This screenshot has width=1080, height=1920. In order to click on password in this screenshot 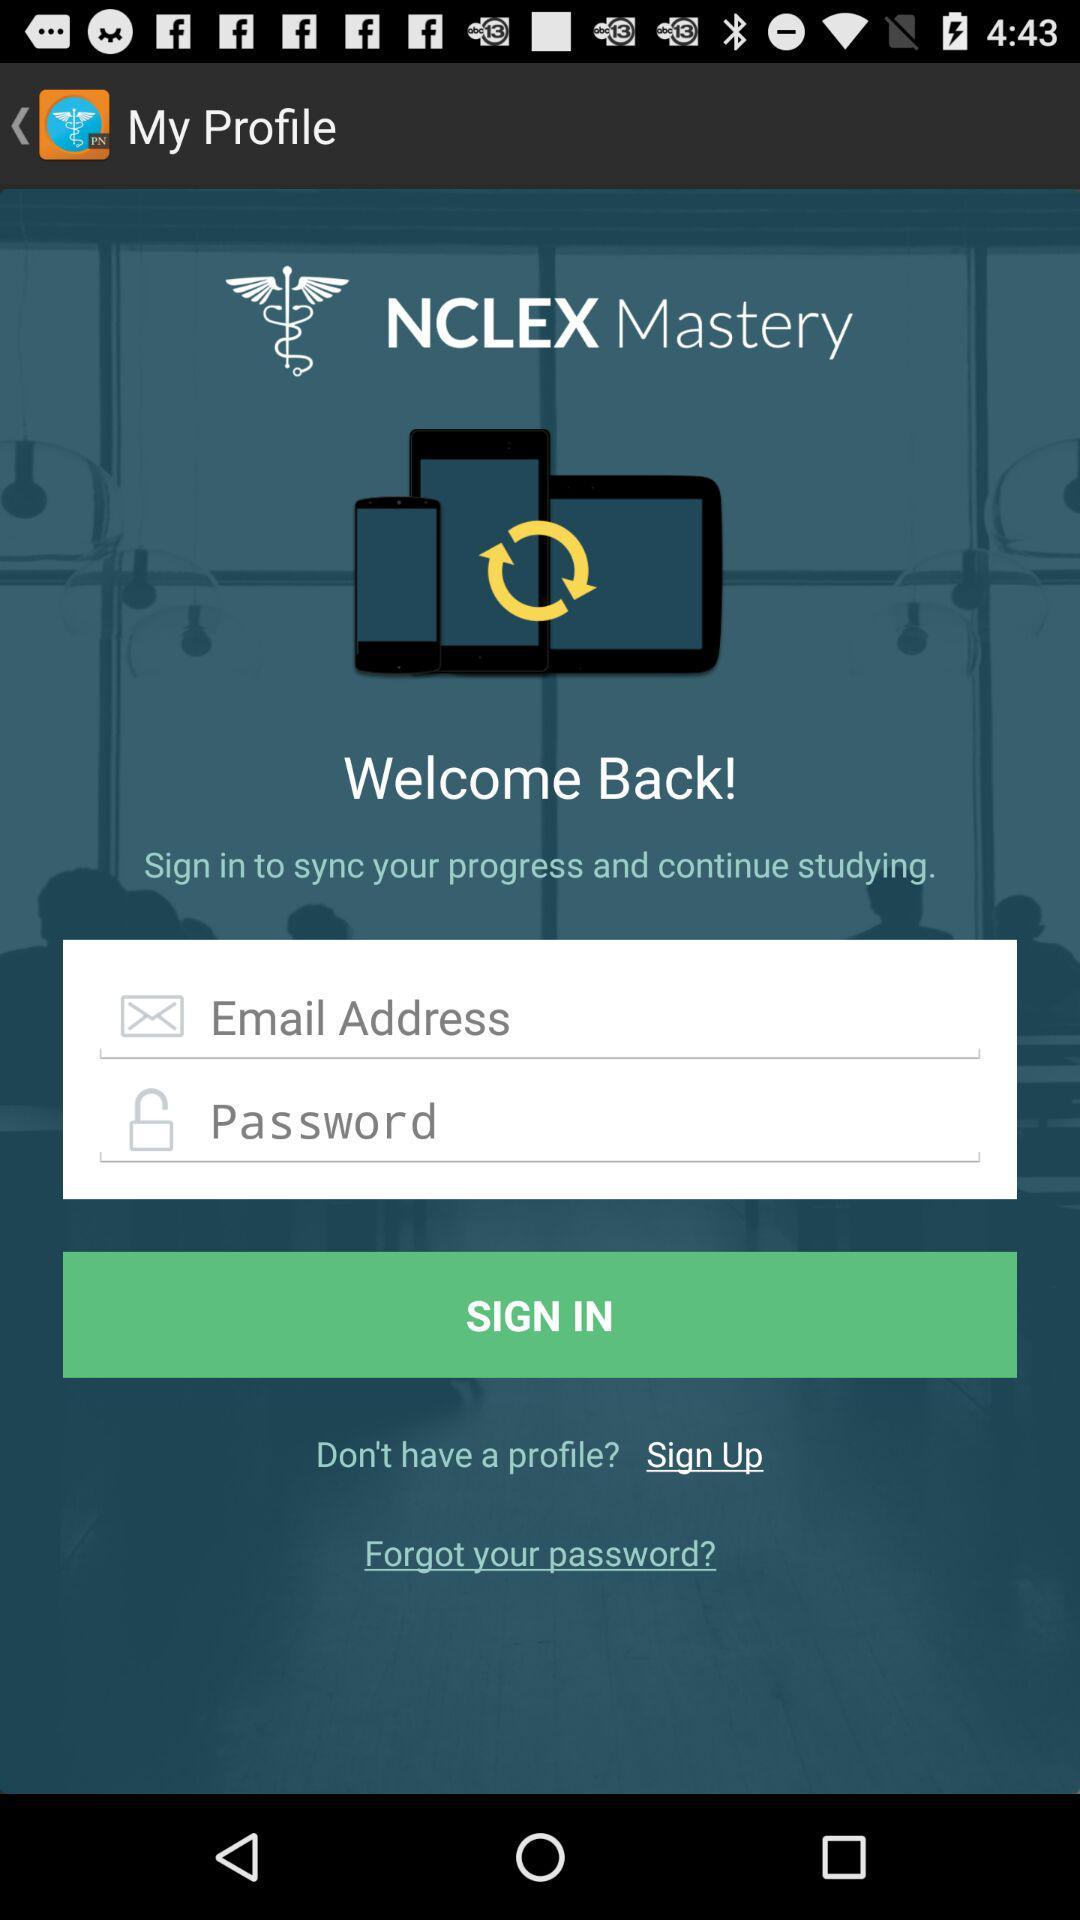, I will do `click(540, 1121)`.